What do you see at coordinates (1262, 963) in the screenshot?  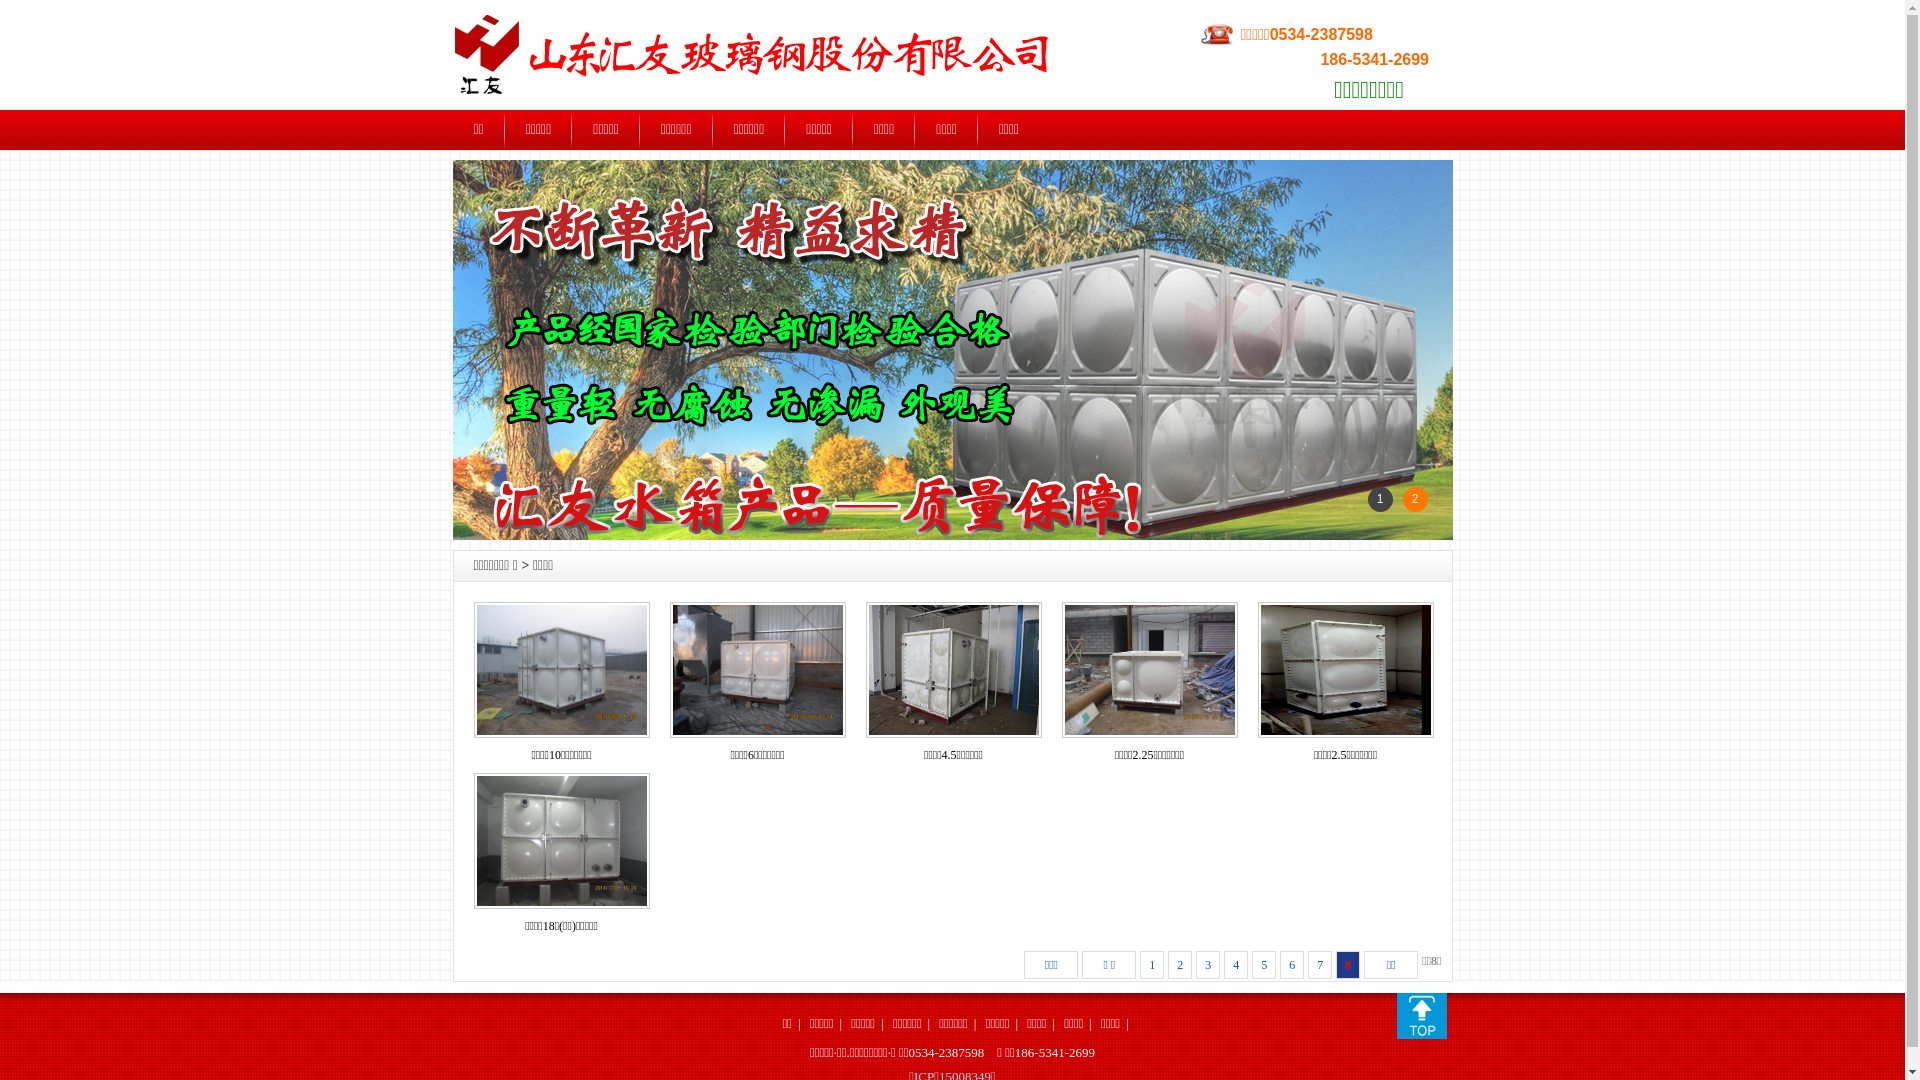 I see `'5'` at bounding box center [1262, 963].